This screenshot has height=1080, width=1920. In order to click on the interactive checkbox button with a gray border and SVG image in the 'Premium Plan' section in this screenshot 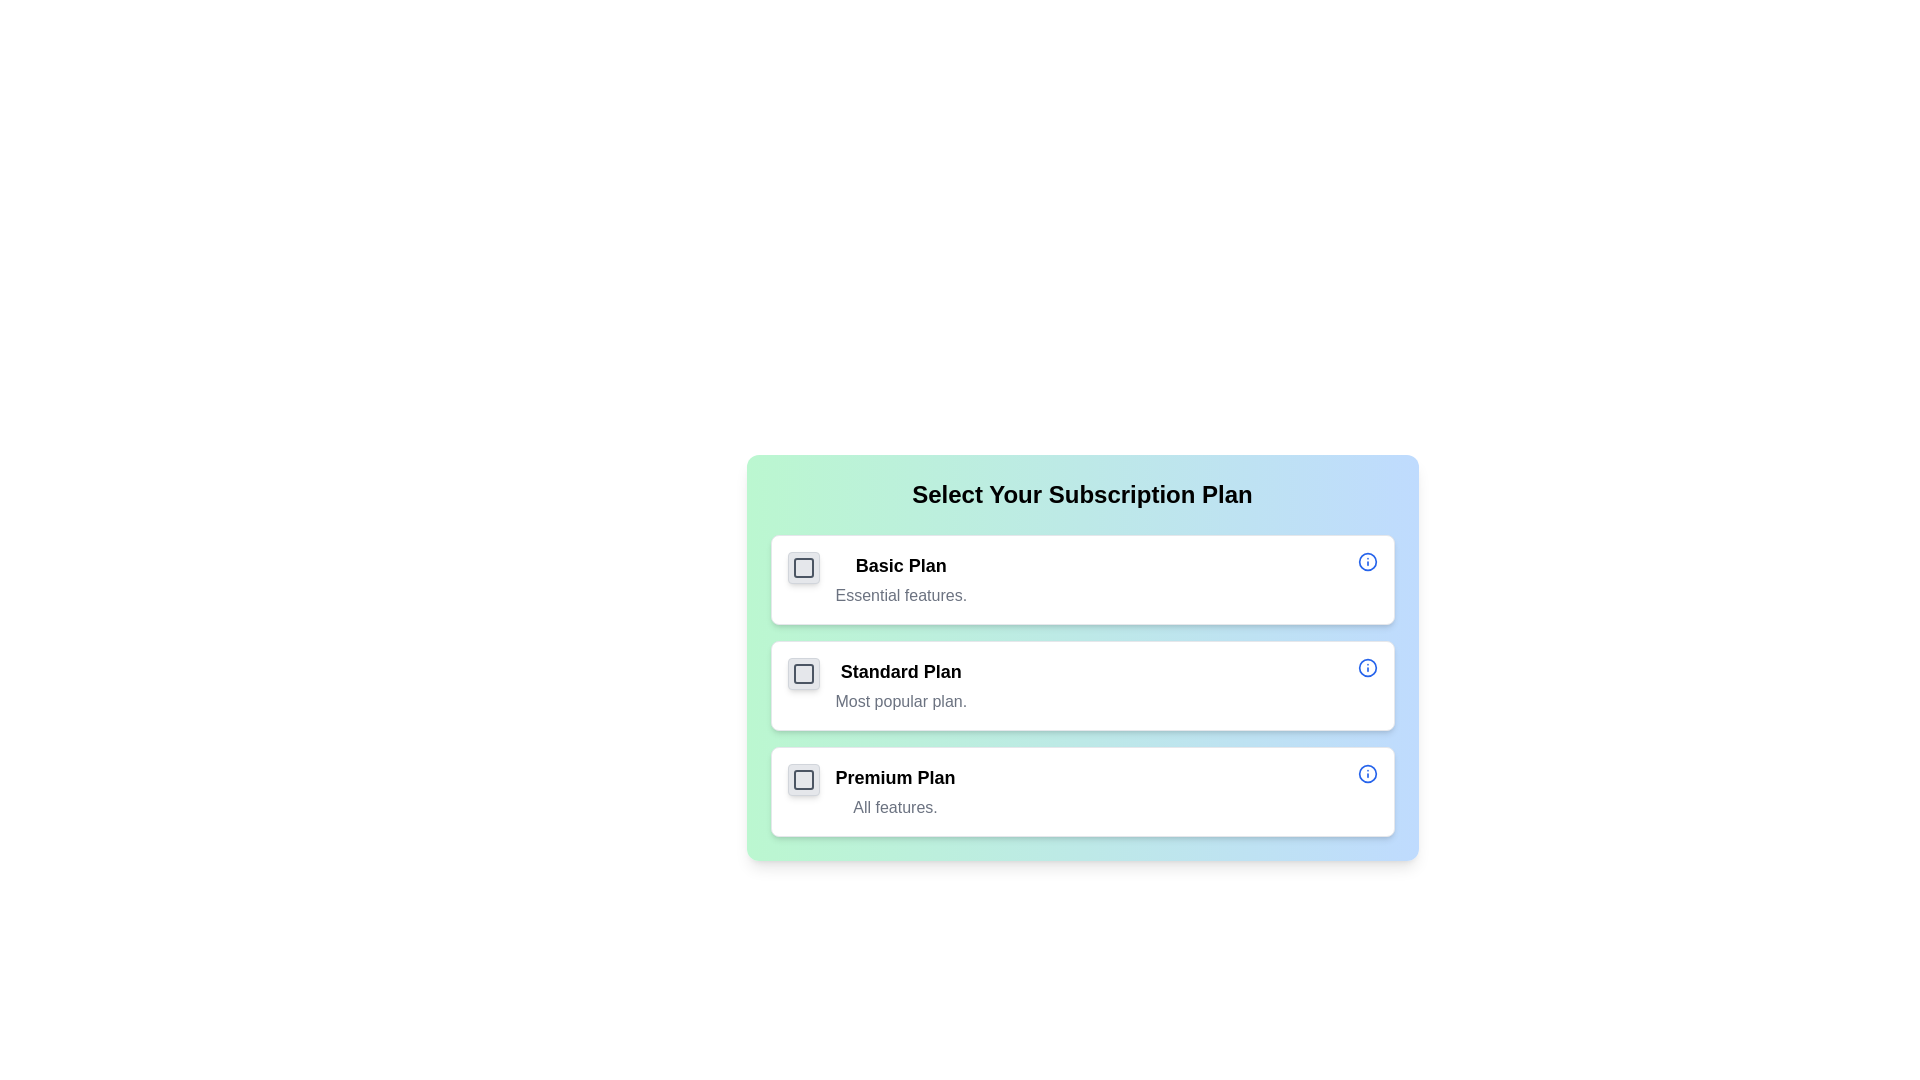, I will do `click(803, 778)`.